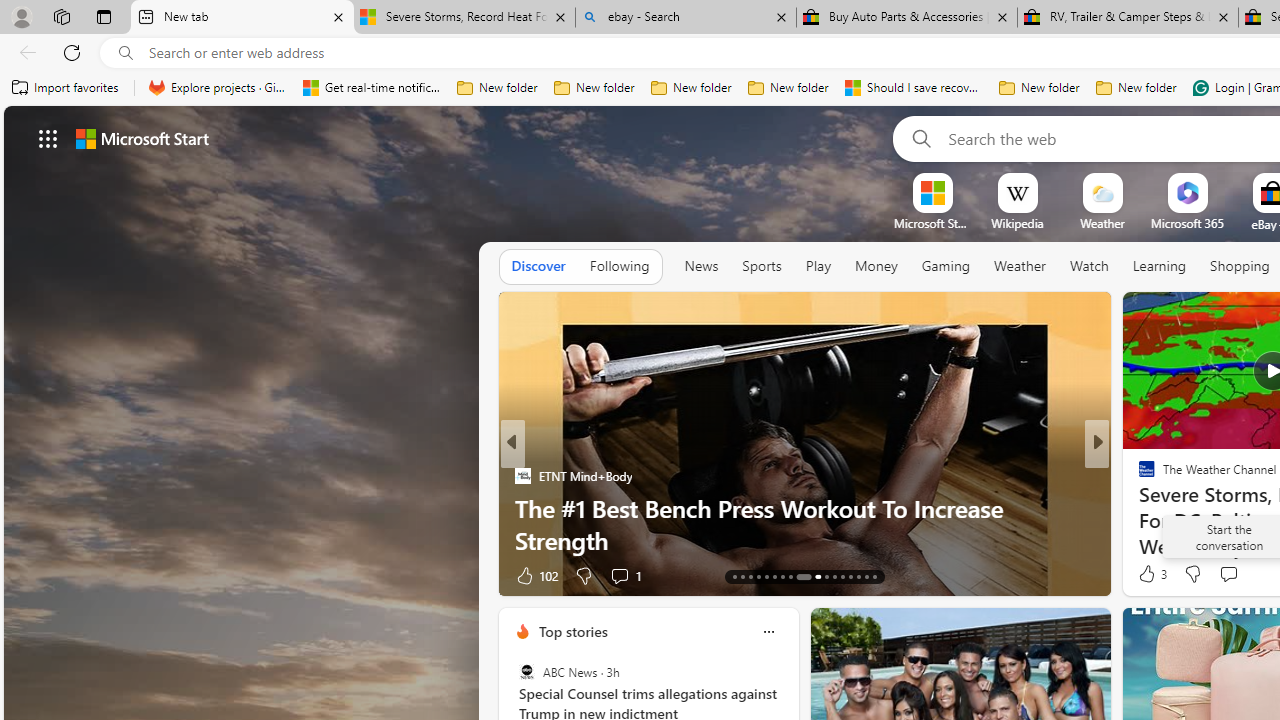 The height and width of the screenshot is (720, 1280). Describe the element at coordinates (1151, 574) in the screenshot. I see `'3 Like'` at that location.